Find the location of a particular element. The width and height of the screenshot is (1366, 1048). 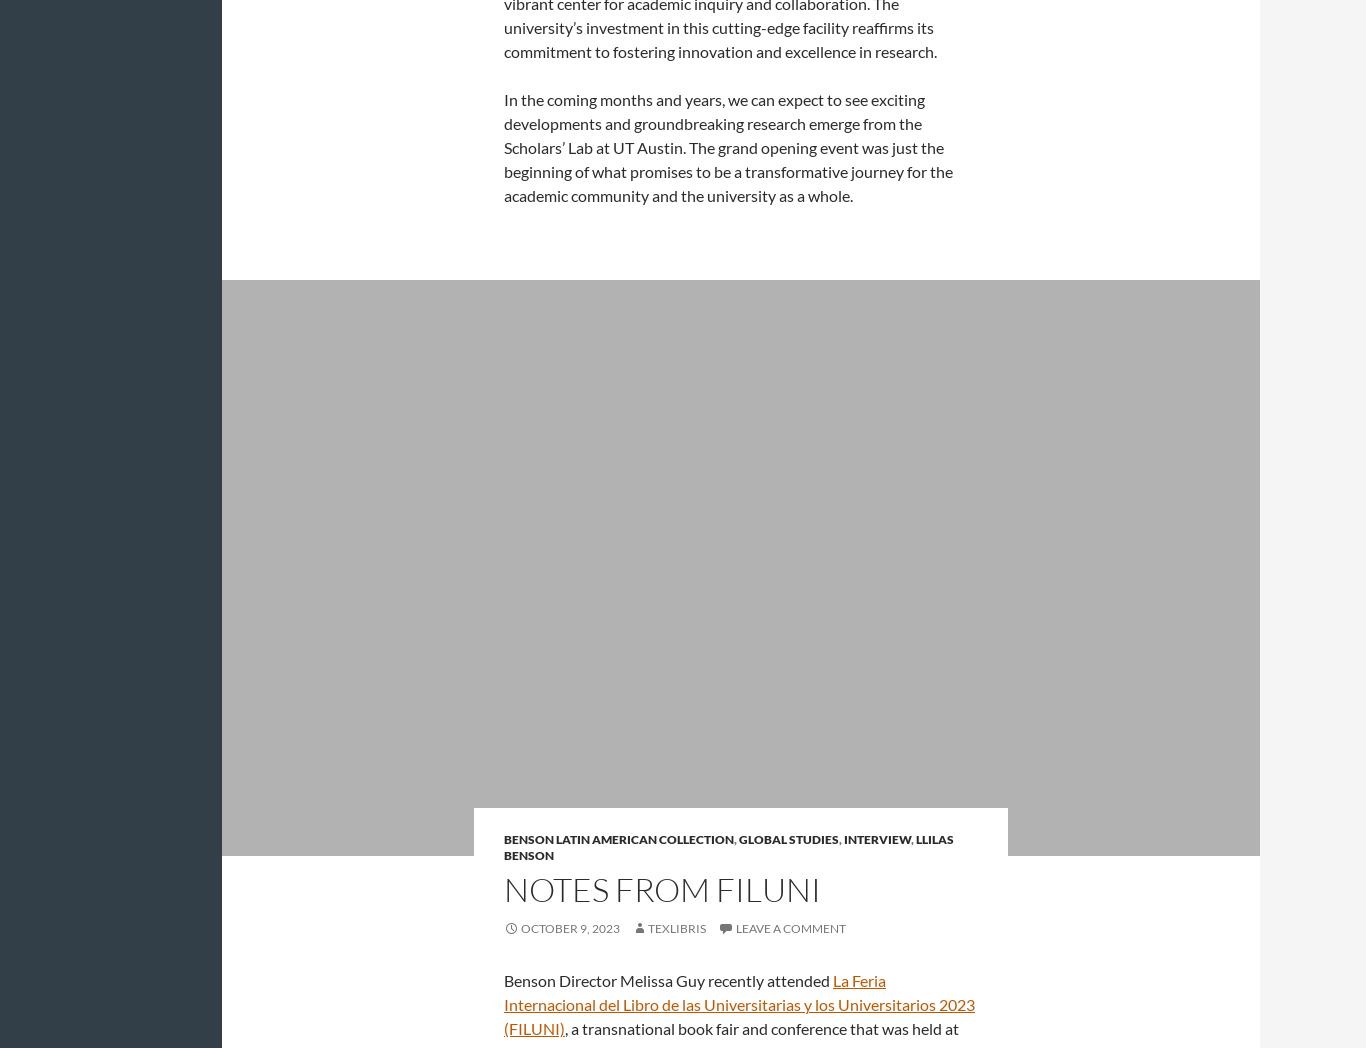

'Texlibris' is located at coordinates (675, 928).